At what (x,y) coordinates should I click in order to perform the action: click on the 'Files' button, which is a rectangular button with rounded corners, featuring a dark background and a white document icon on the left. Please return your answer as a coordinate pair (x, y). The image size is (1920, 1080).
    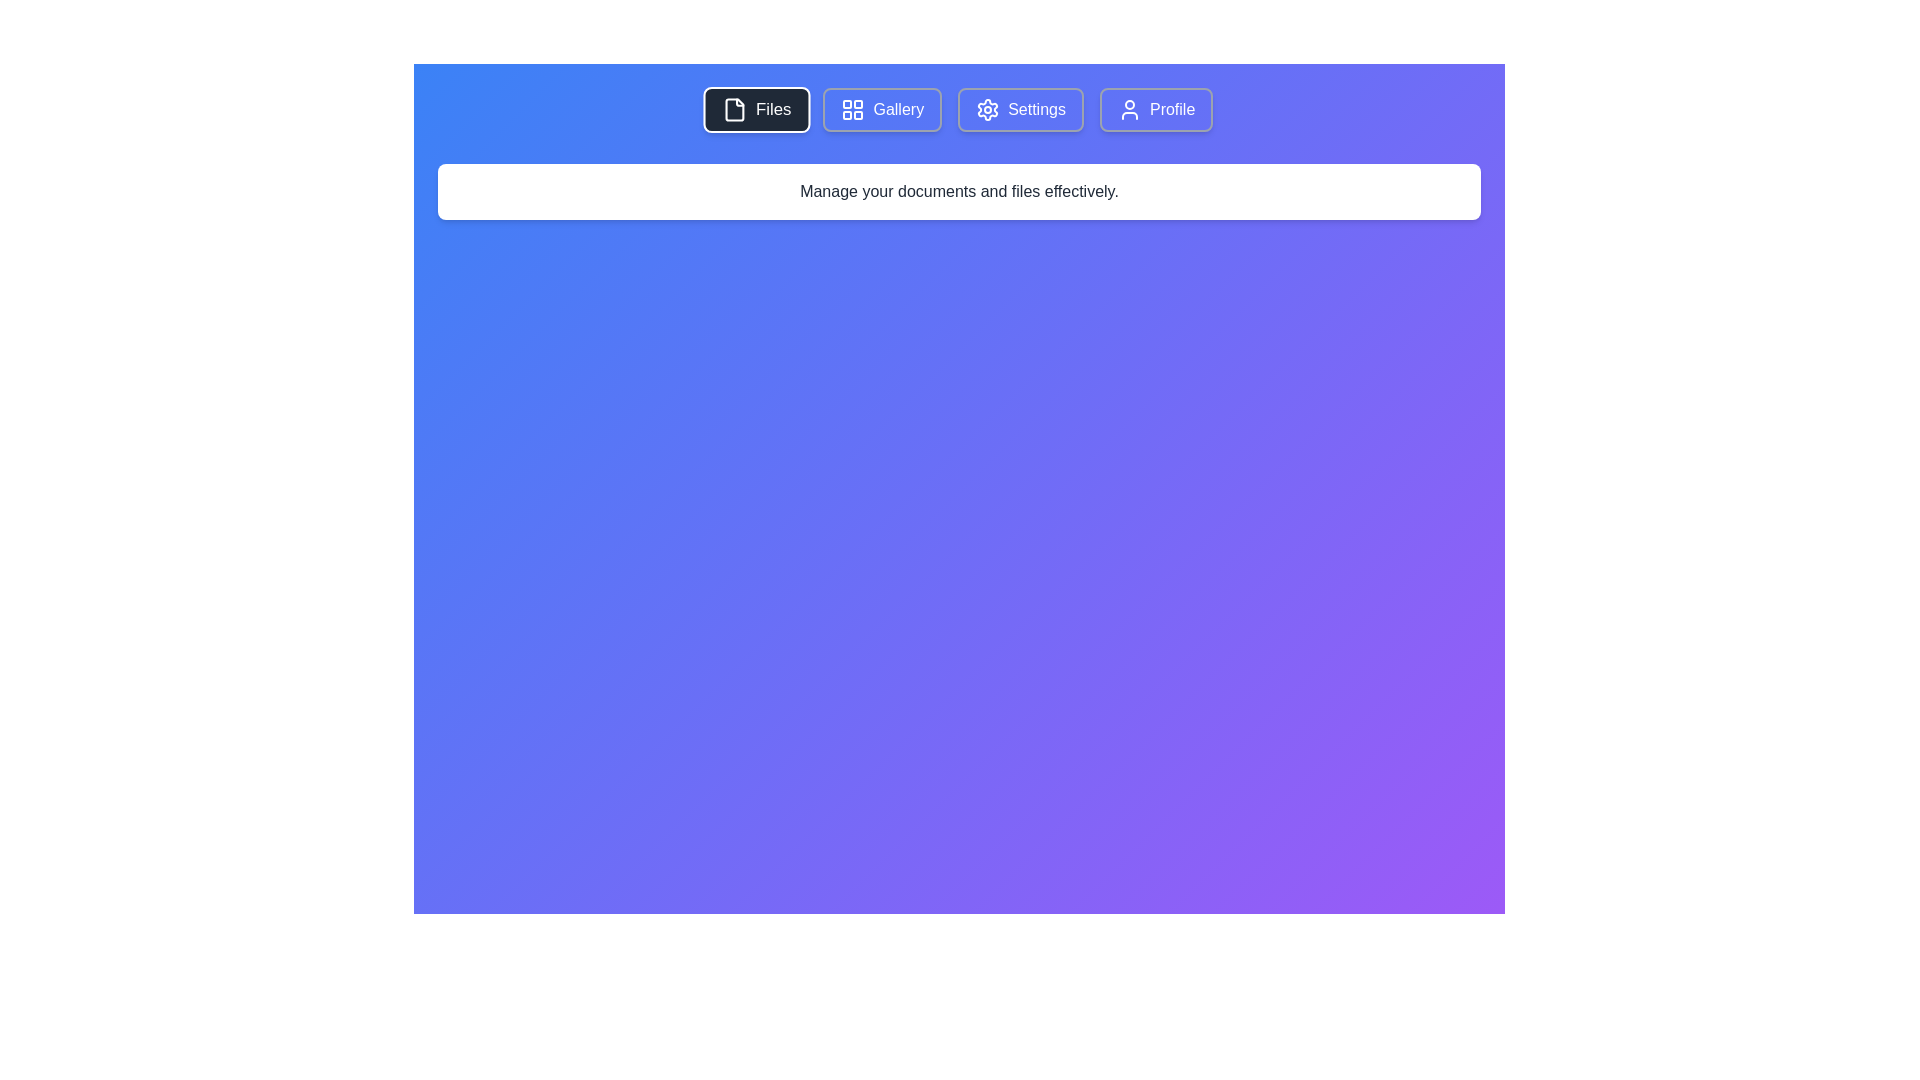
    Looking at the image, I should click on (755, 110).